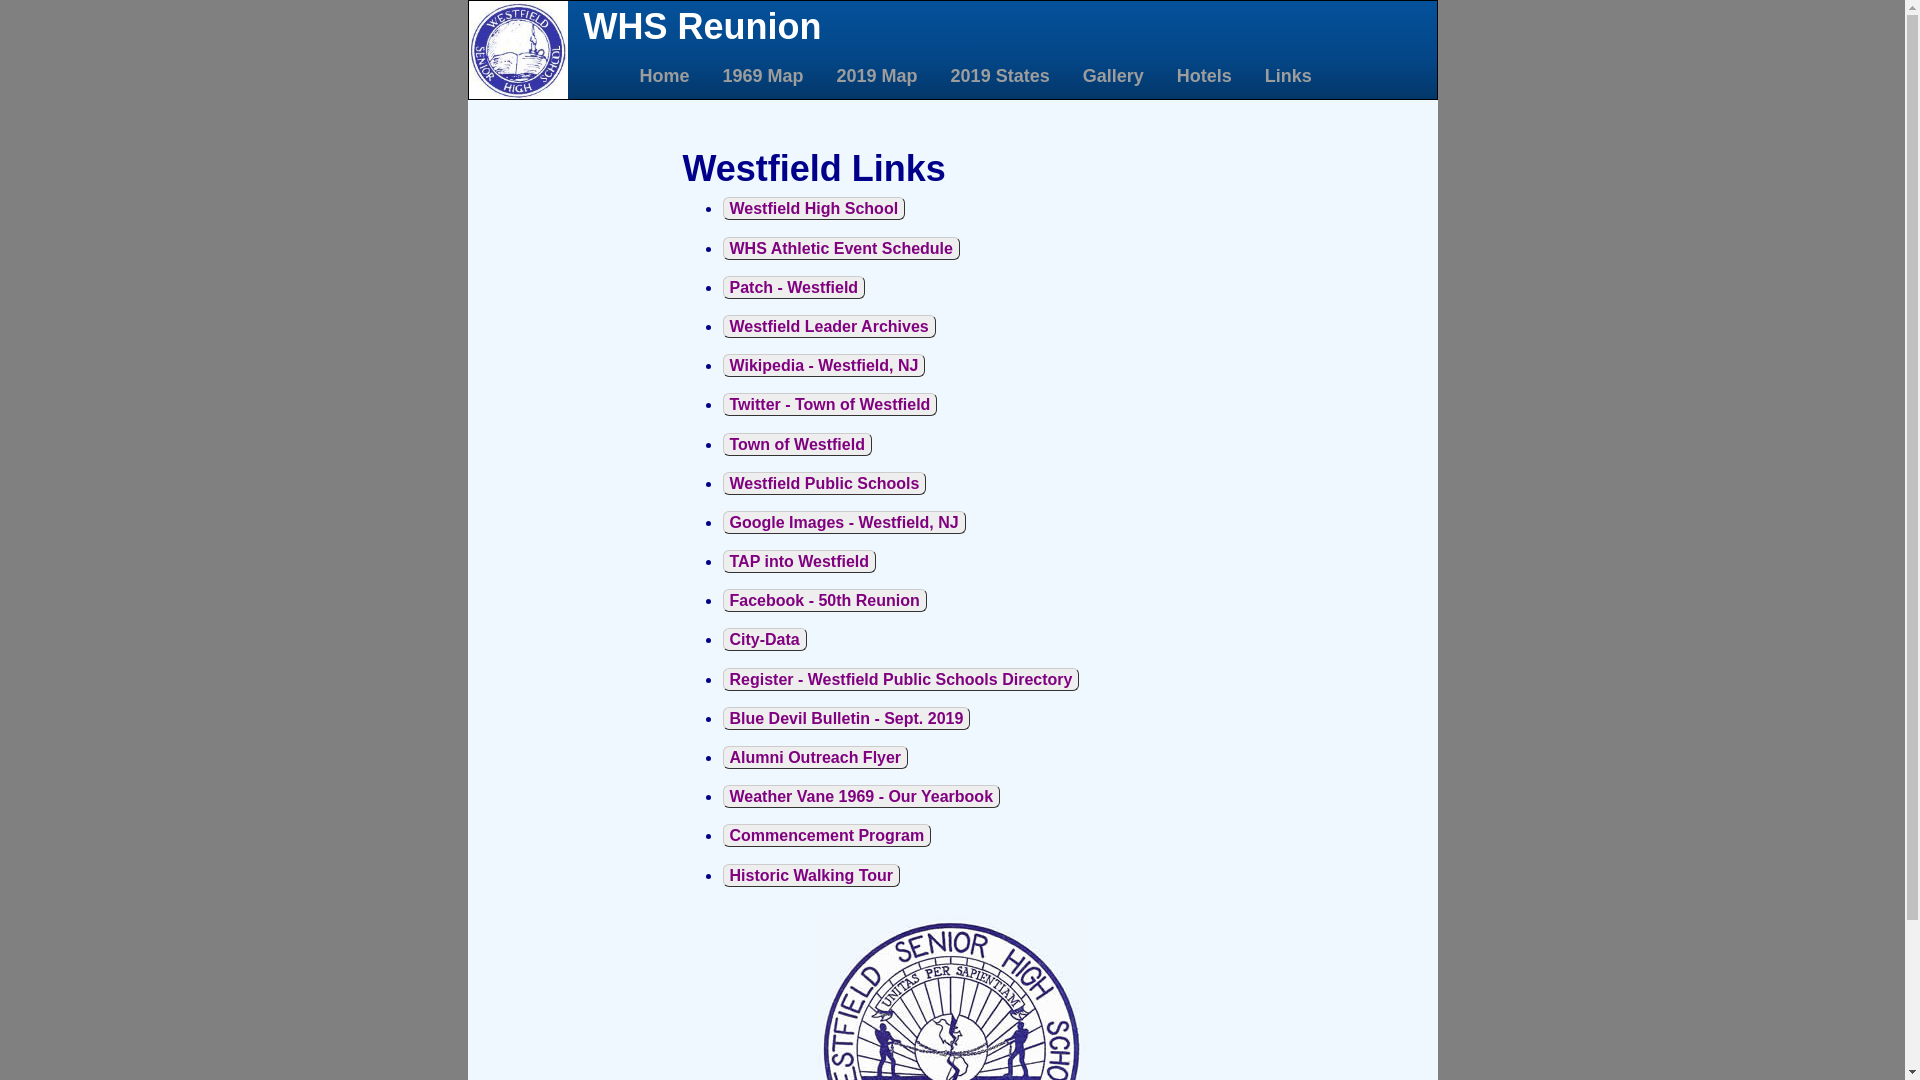 Image resolution: width=1920 pixels, height=1080 pixels. I want to click on 'City-Data', so click(762, 639).